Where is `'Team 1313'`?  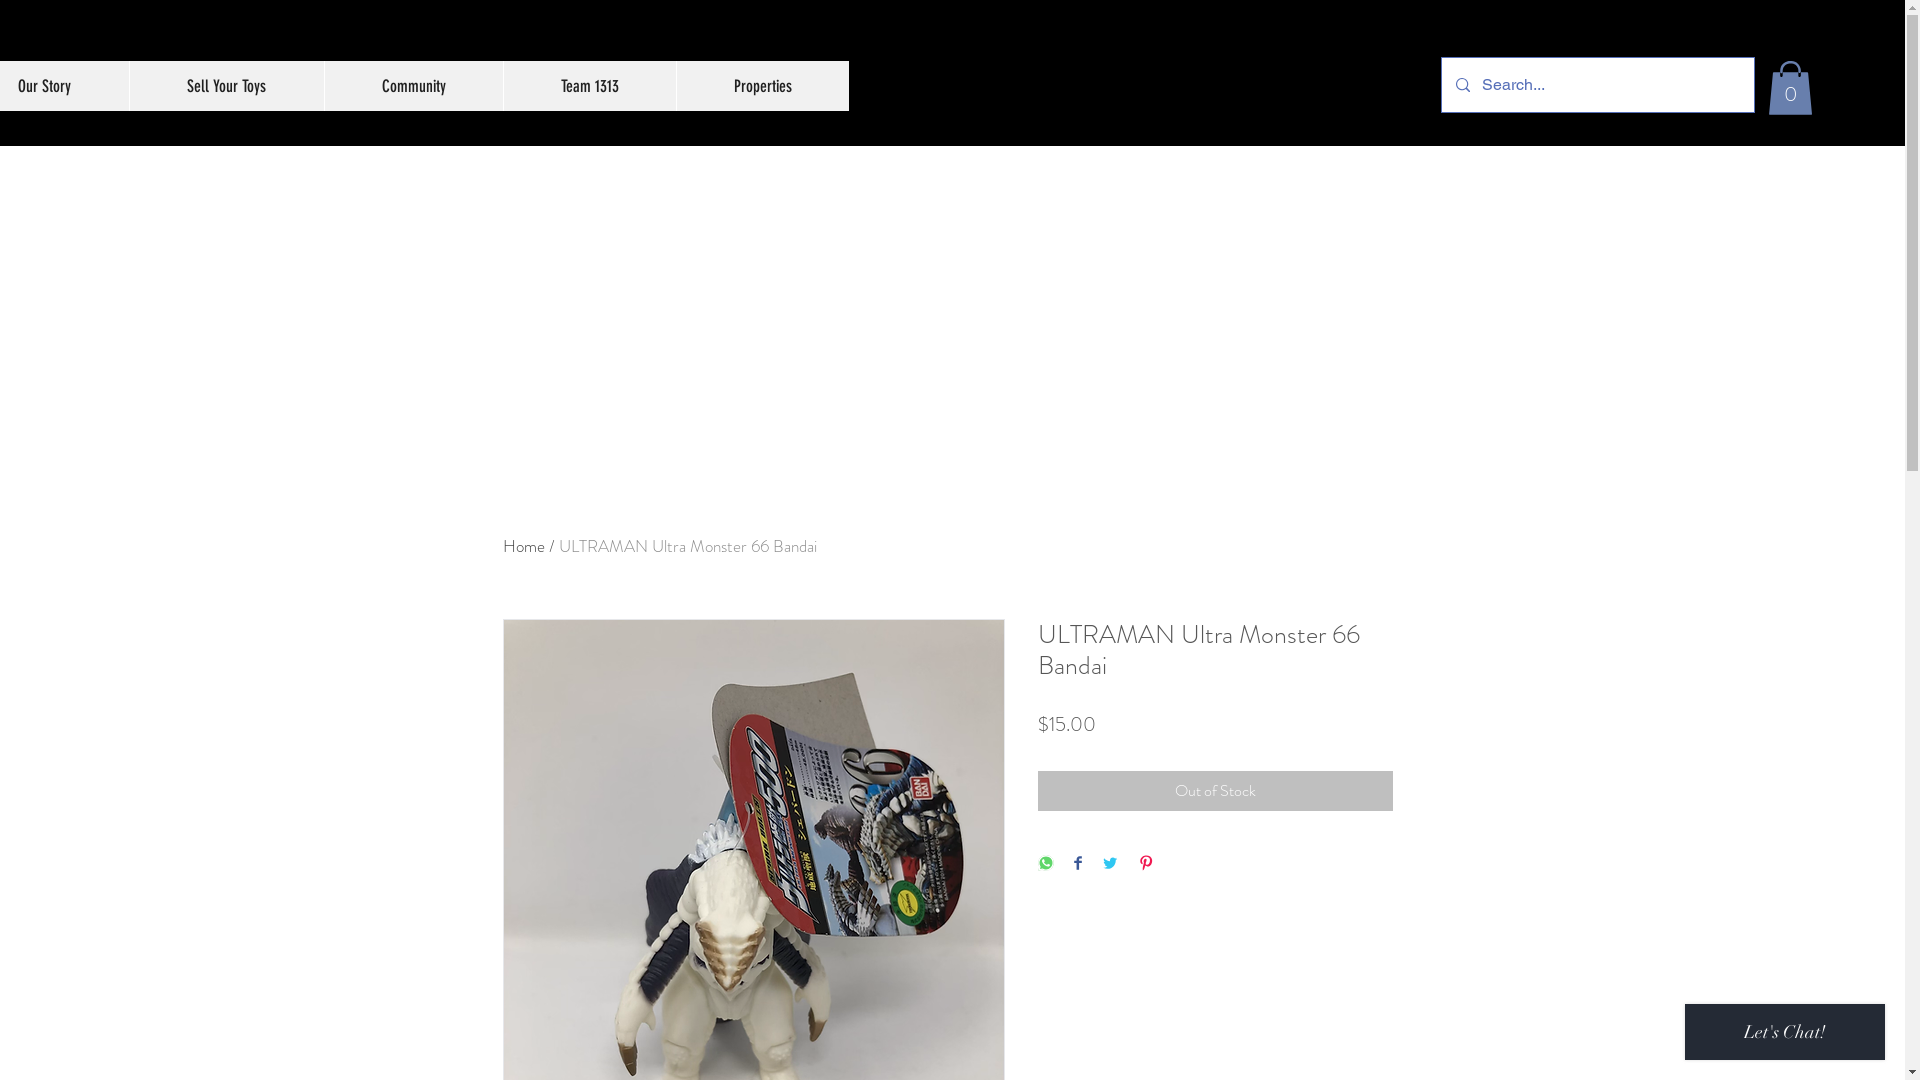 'Team 1313' is located at coordinates (502, 84).